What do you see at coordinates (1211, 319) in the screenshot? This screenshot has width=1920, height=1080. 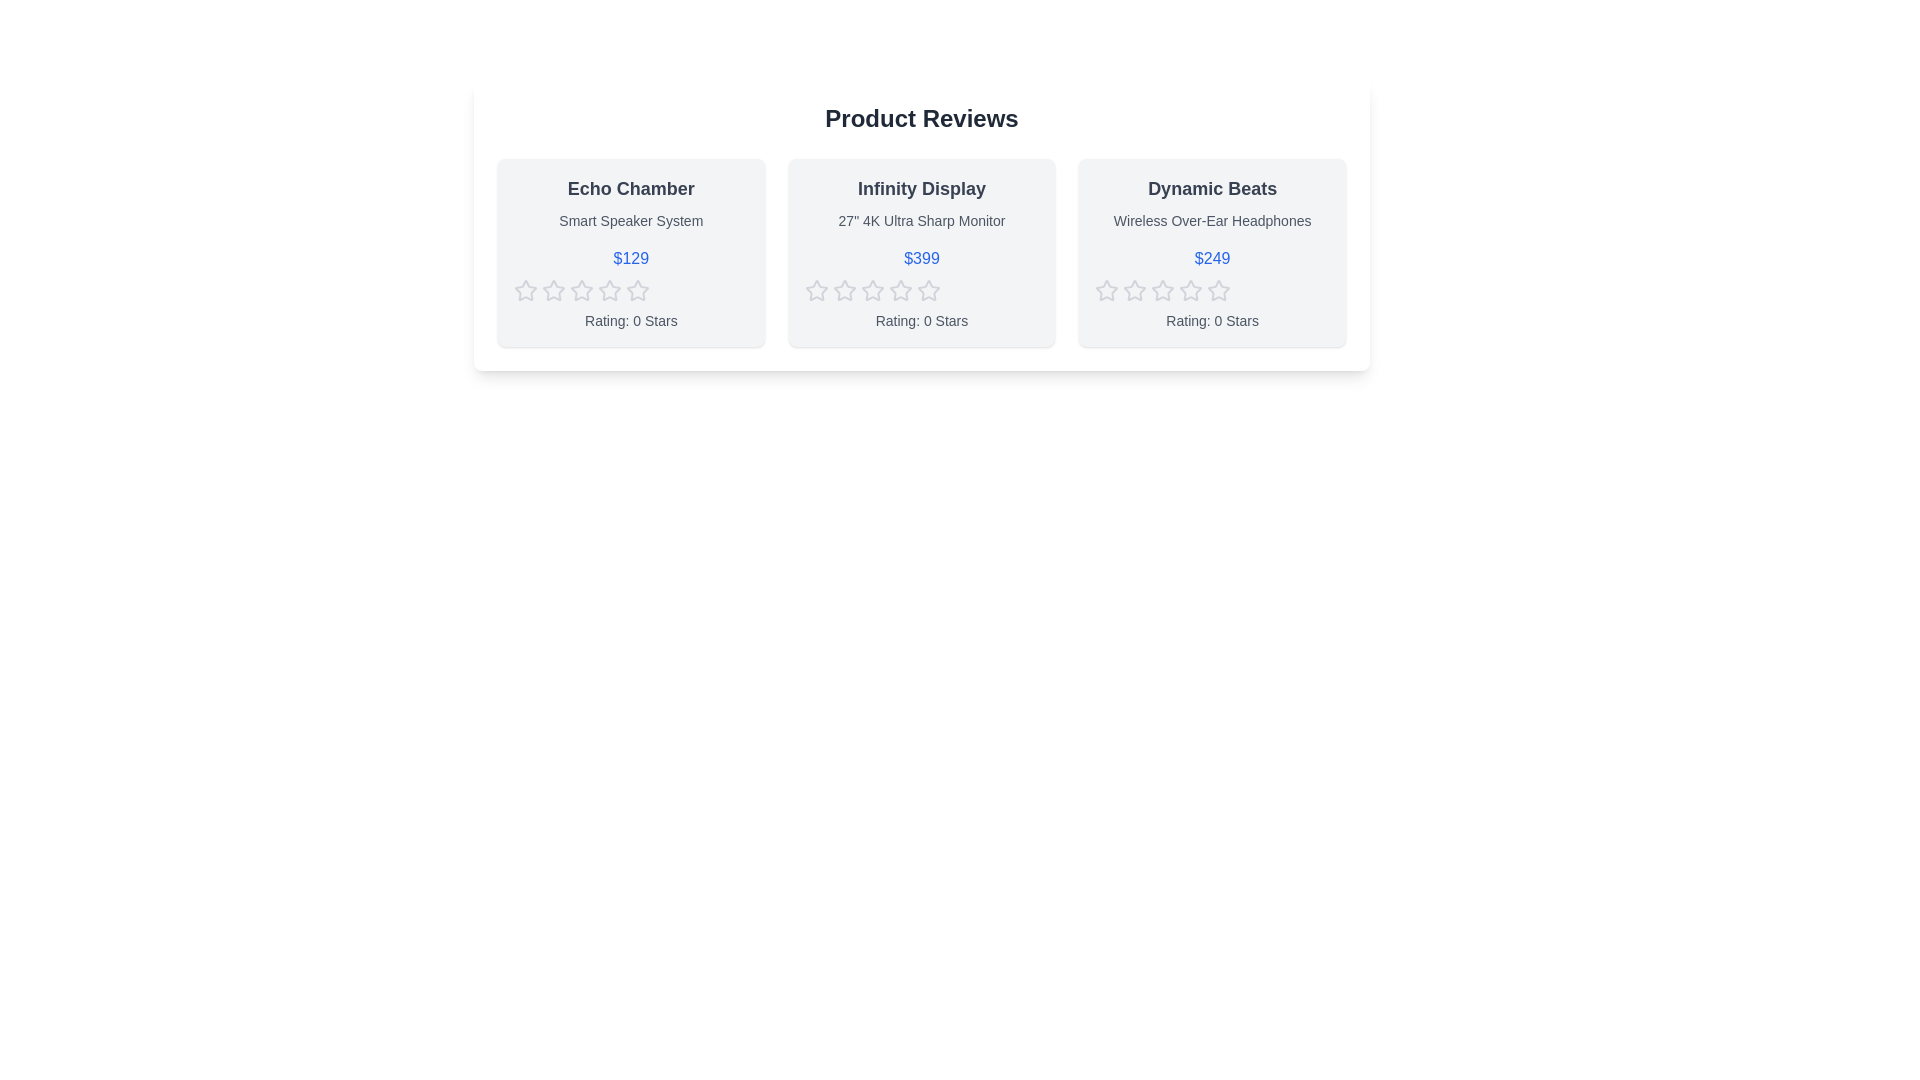 I see `the Text Label displaying '0 Stars' located at the bottom of the 'Dynamic Beats Wireless Over-Ear Headphones' card, beneath the gray star icons and the price tag of '$249'` at bounding box center [1211, 319].